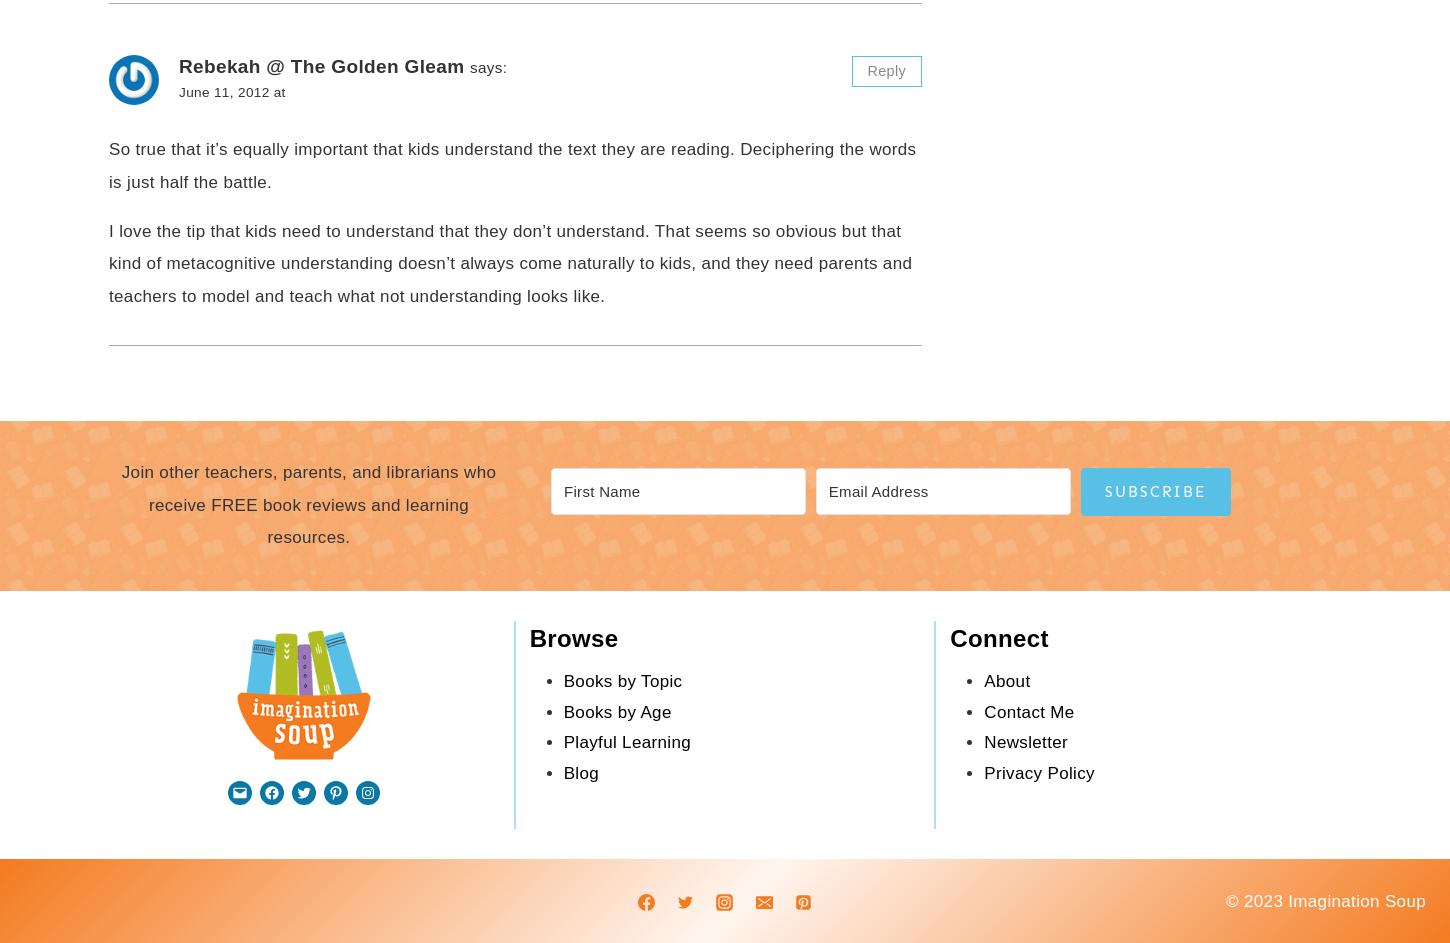 This screenshot has height=943, width=1450. I want to click on 'Contact Me', so click(1029, 710).